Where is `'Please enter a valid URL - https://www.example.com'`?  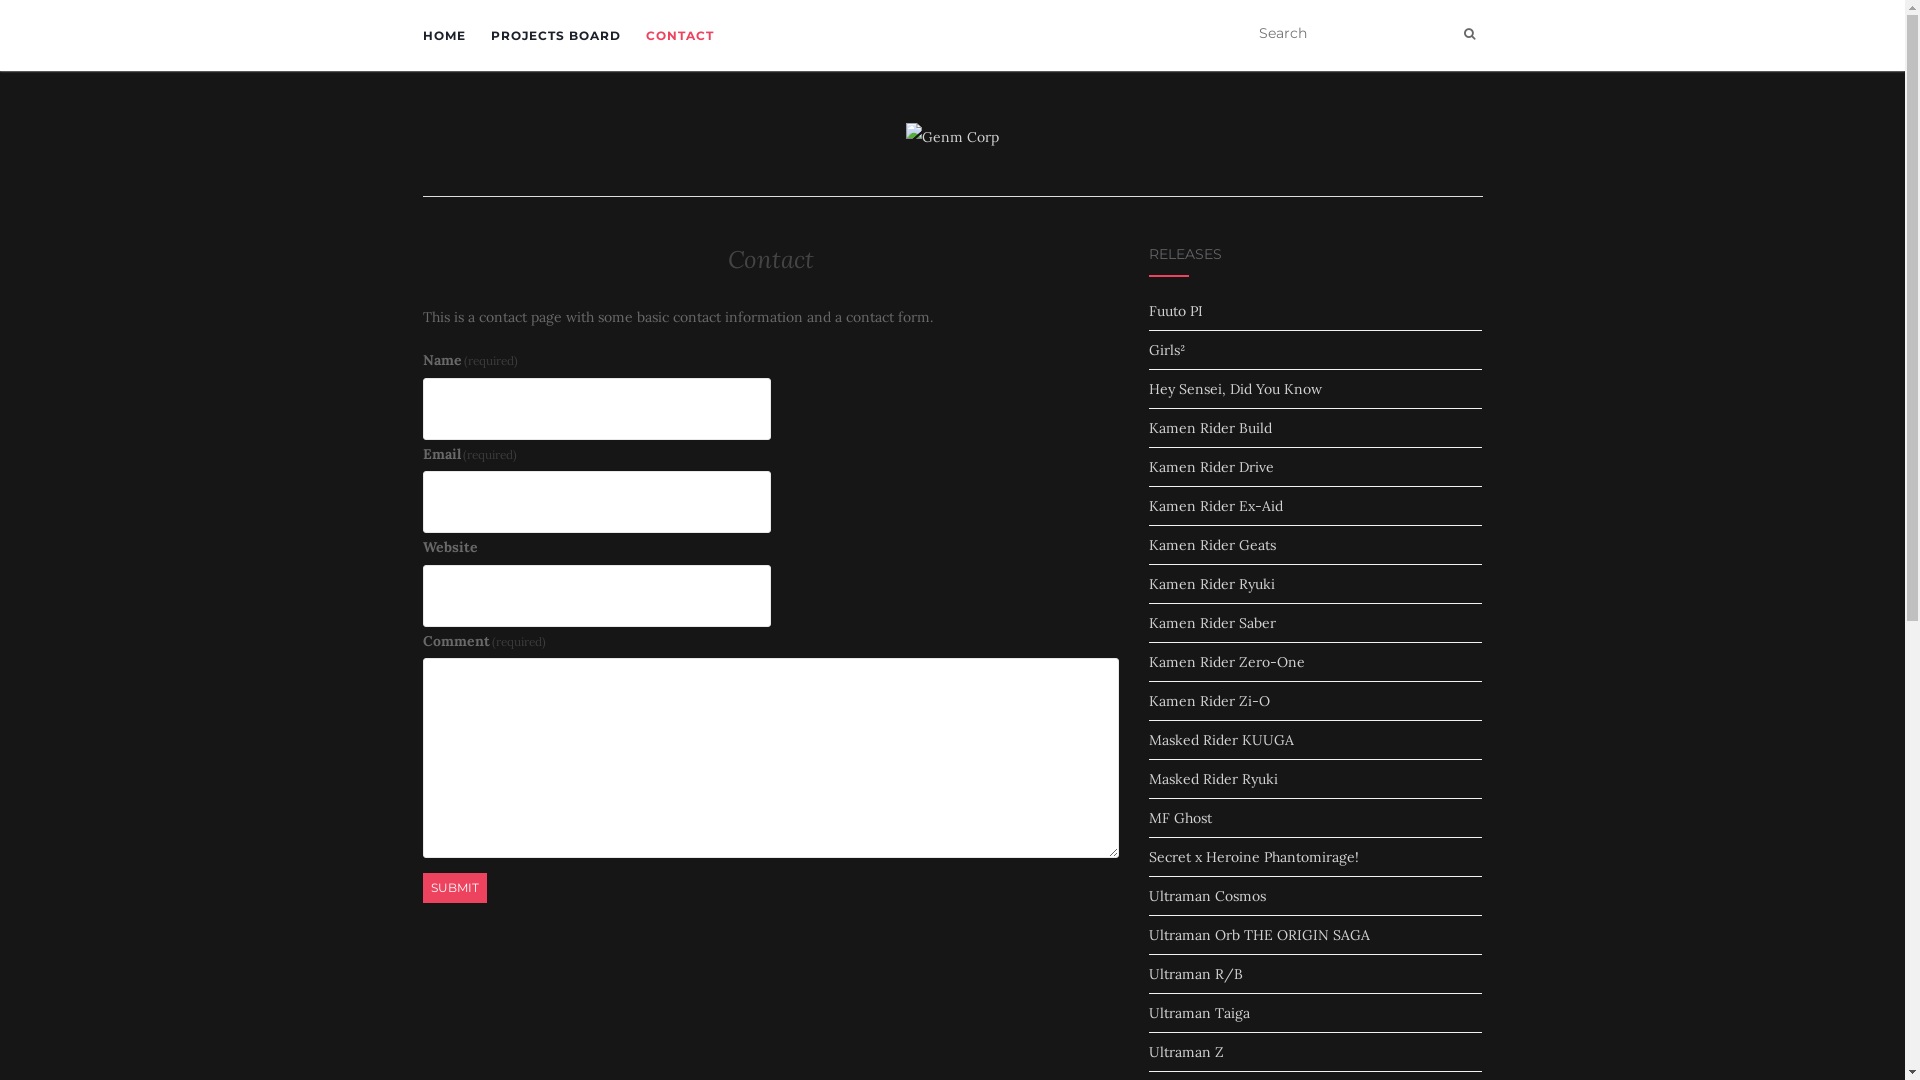 'Please enter a valid URL - https://www.example.com' is located at coordinates (594, 595).